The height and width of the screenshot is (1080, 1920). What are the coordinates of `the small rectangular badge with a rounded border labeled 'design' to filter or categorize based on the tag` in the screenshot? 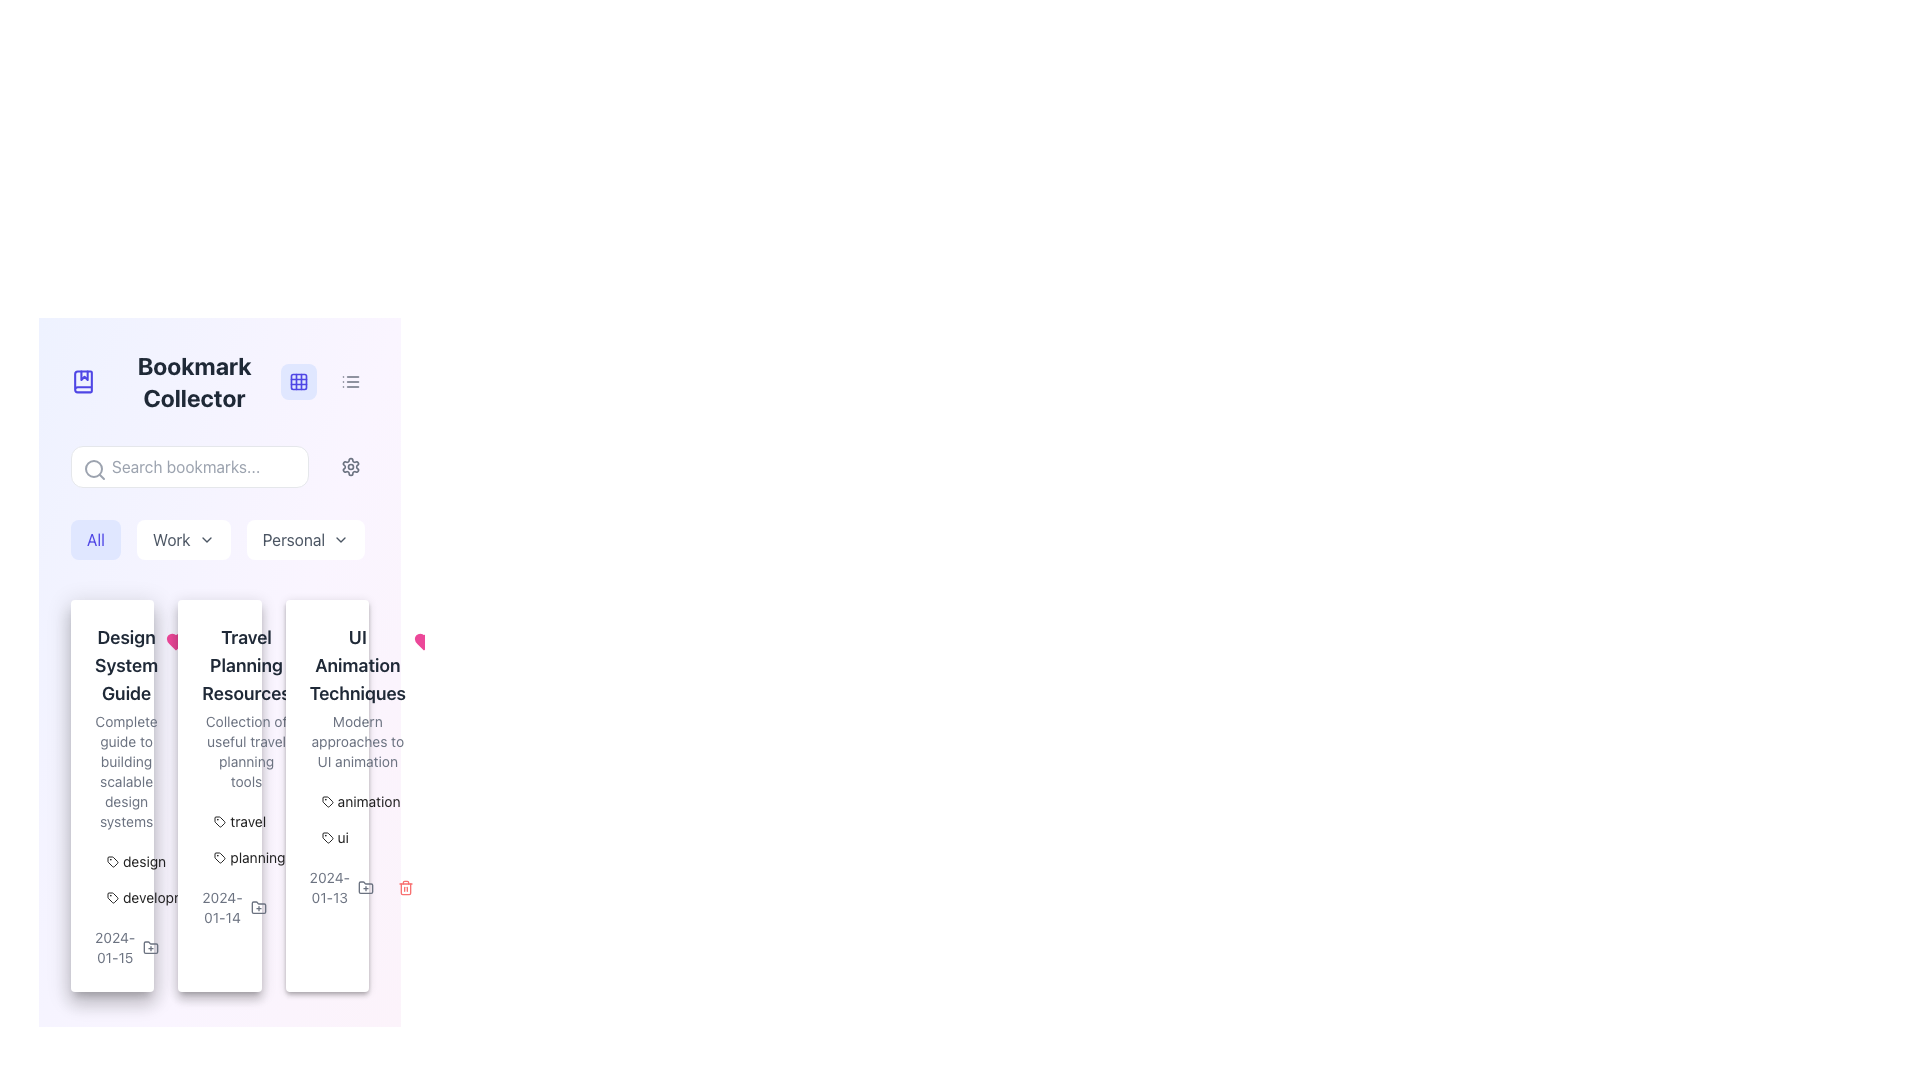 It's located at (135, 860).